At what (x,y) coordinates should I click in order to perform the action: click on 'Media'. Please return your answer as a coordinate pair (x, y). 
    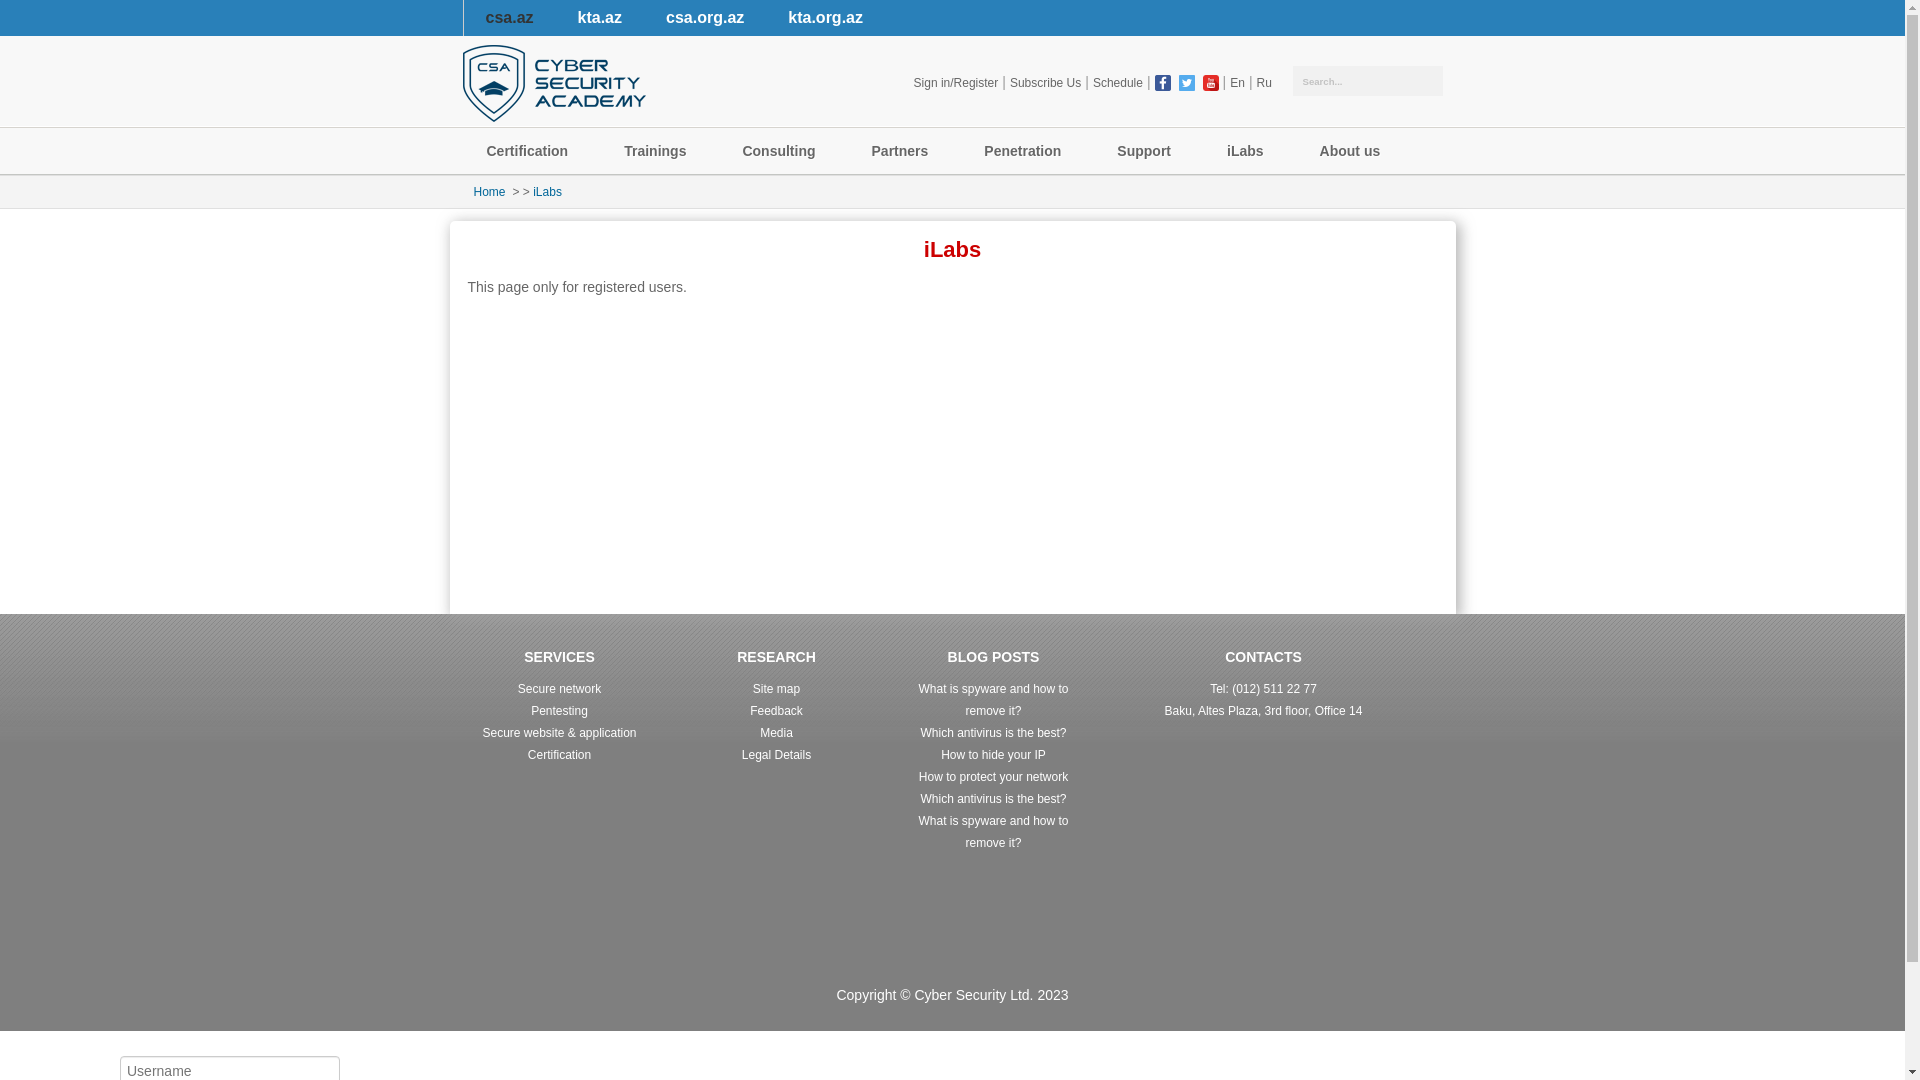
    Looking at the image, I should click on (775, 732).